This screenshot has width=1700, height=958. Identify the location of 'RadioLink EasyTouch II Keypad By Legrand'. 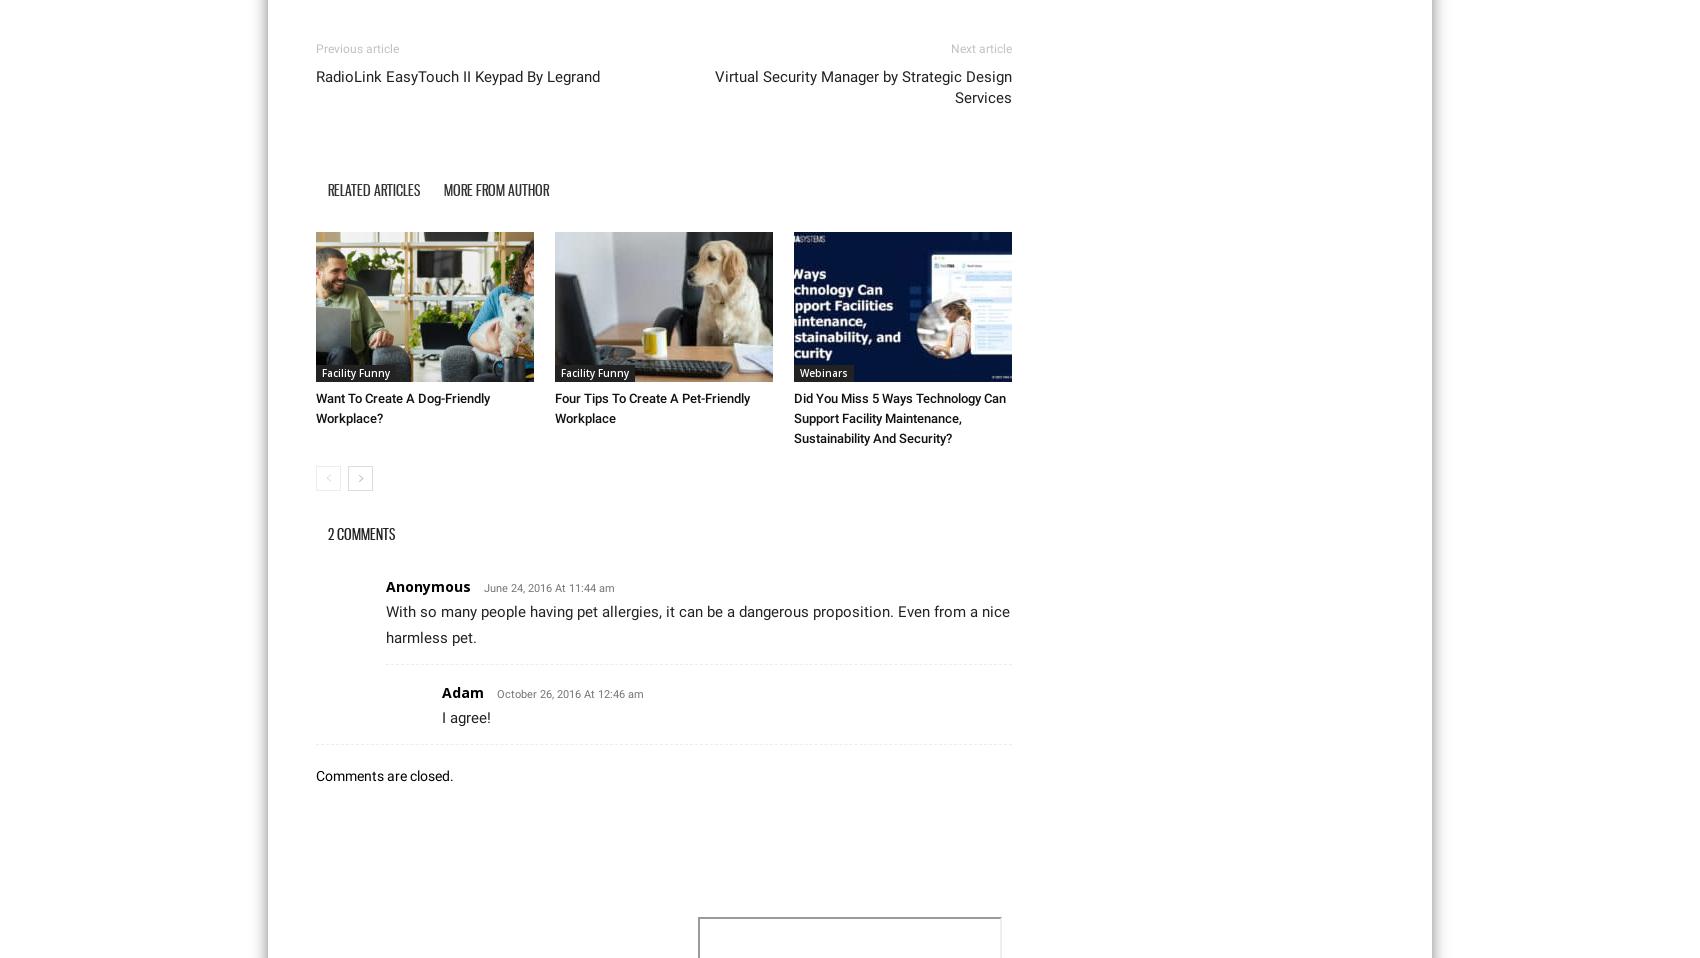
(316, 74).